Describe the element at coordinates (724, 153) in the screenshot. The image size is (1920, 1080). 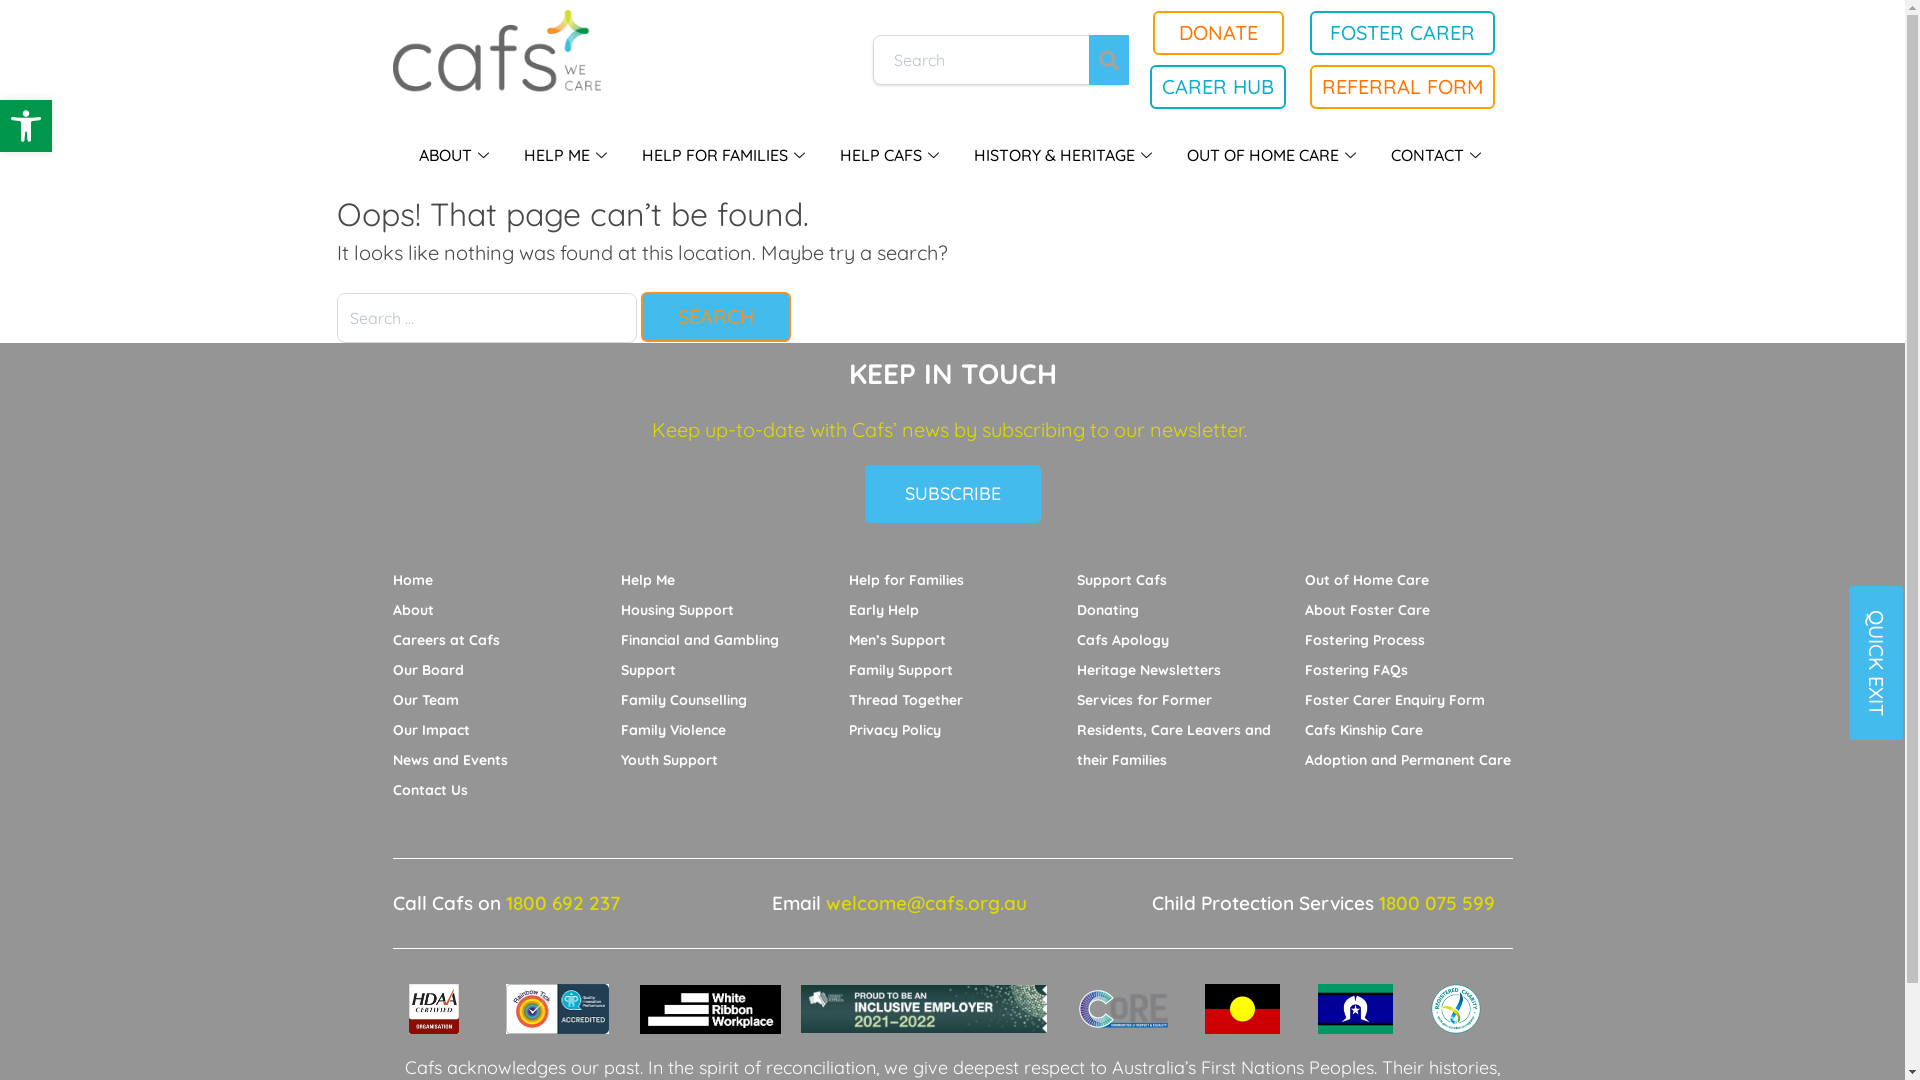
I see `'HELP FOR FAMILIES'` at that location.